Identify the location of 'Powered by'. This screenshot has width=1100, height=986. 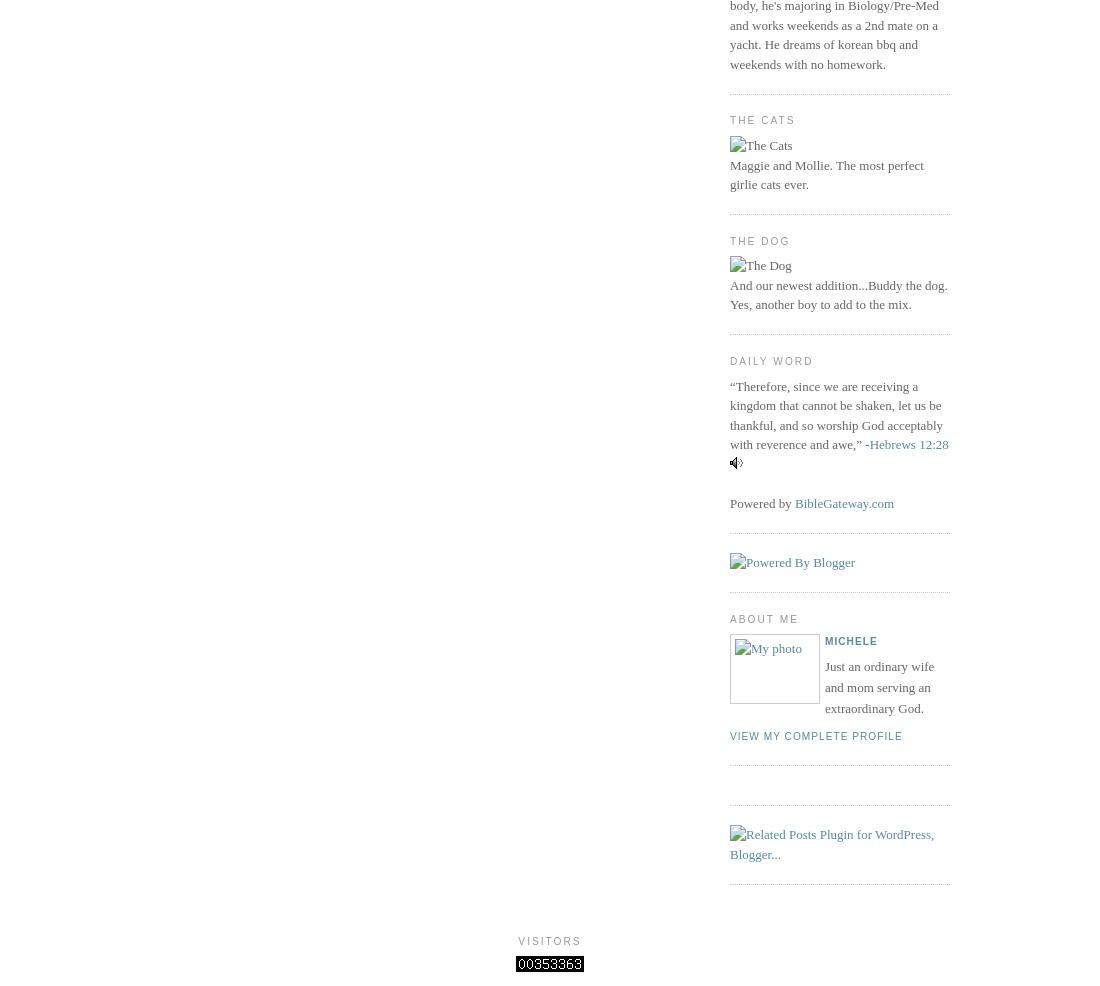
(762, 501).